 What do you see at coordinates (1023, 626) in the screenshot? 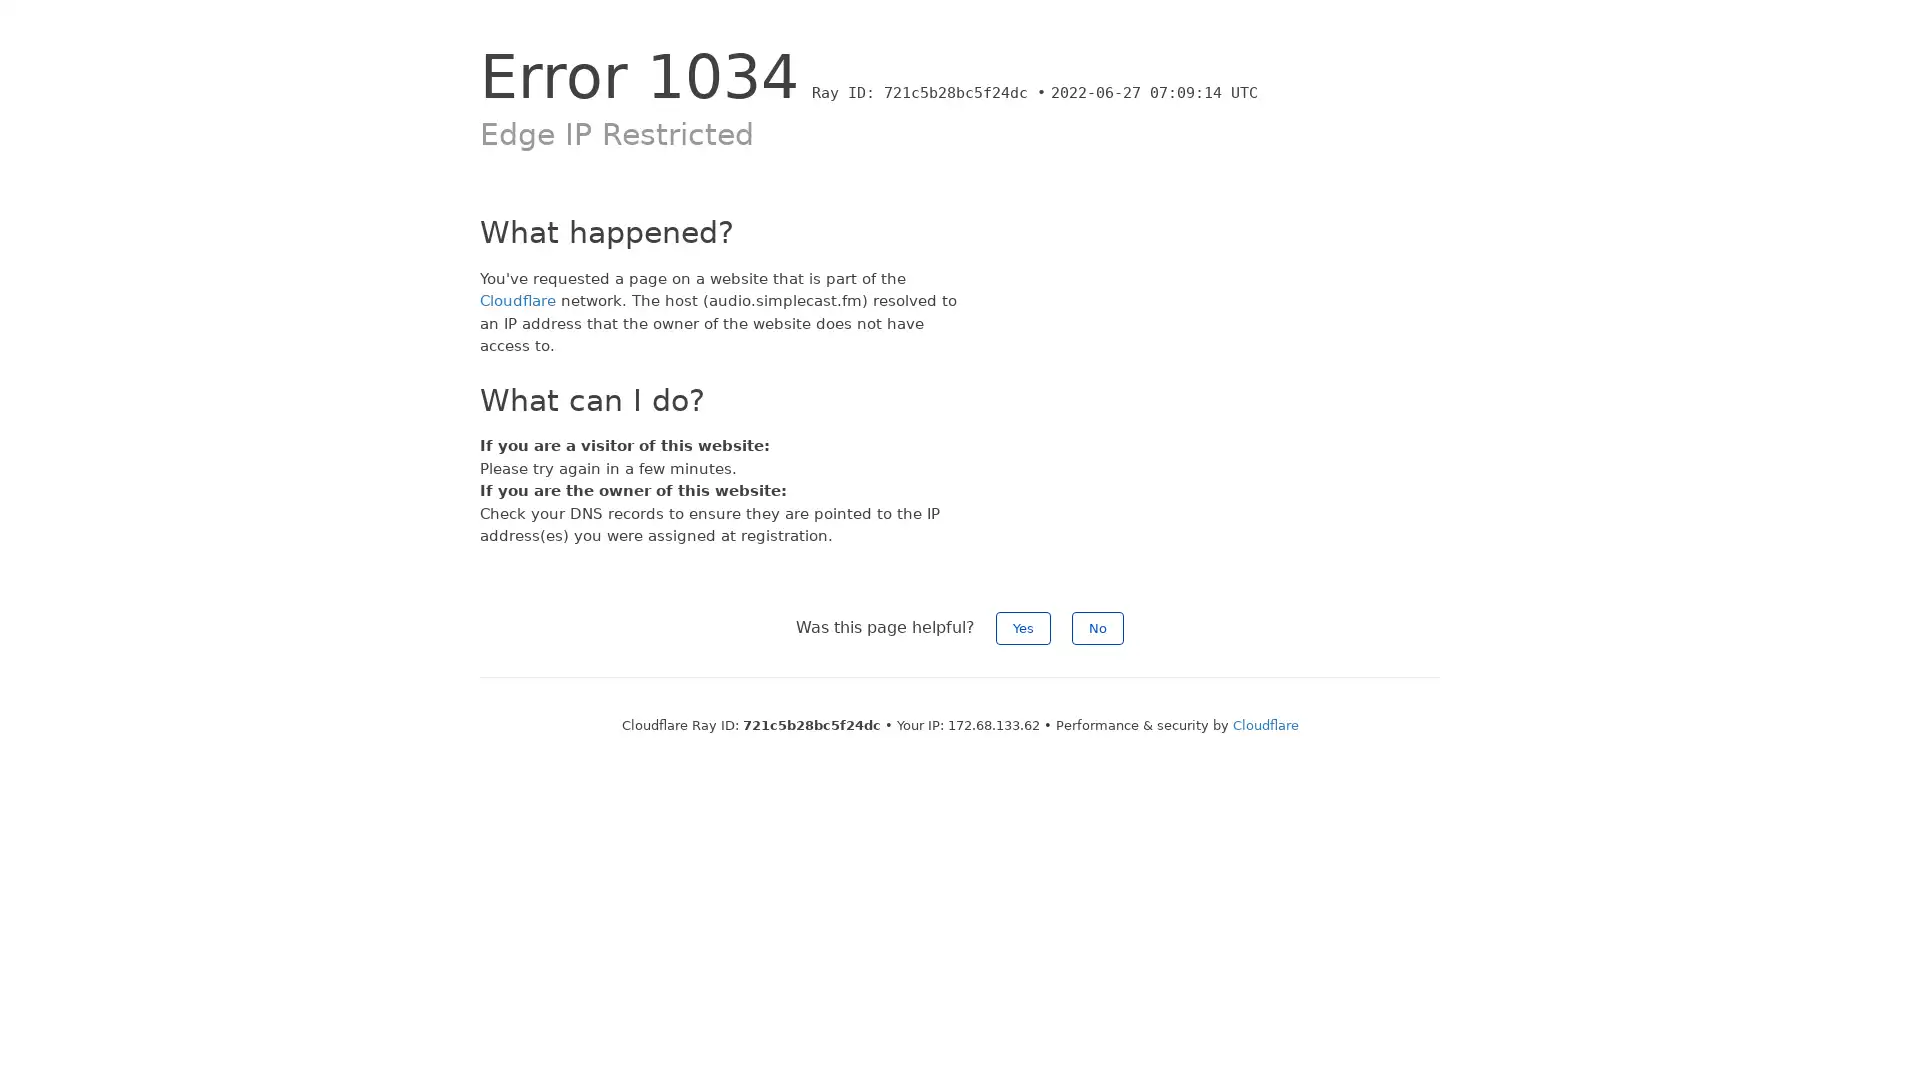
I see `Yes` at bounding box center [1023, 626].